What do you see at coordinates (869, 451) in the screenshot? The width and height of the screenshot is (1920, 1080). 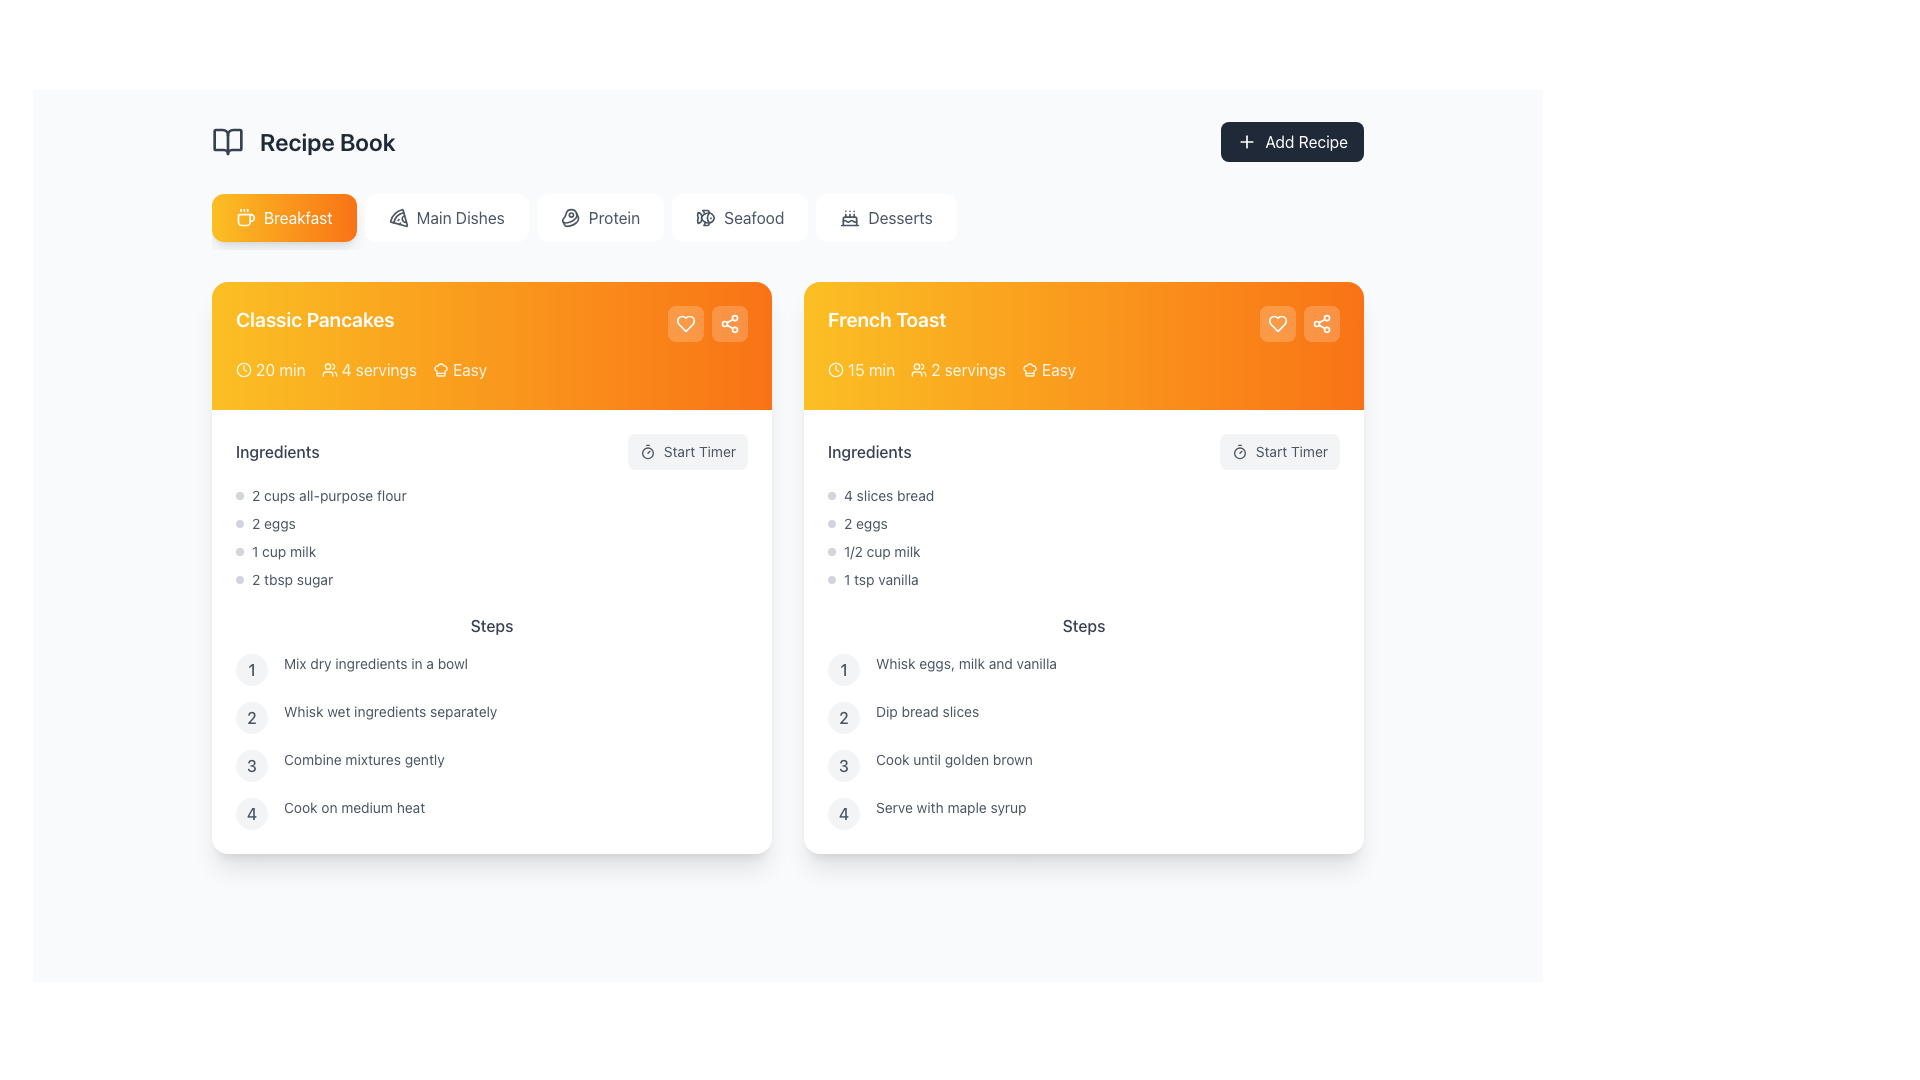 I see `the 'Ingredients' text label that identifies the ingredients for the French Toast recipe` at bounding box center [869, 451].